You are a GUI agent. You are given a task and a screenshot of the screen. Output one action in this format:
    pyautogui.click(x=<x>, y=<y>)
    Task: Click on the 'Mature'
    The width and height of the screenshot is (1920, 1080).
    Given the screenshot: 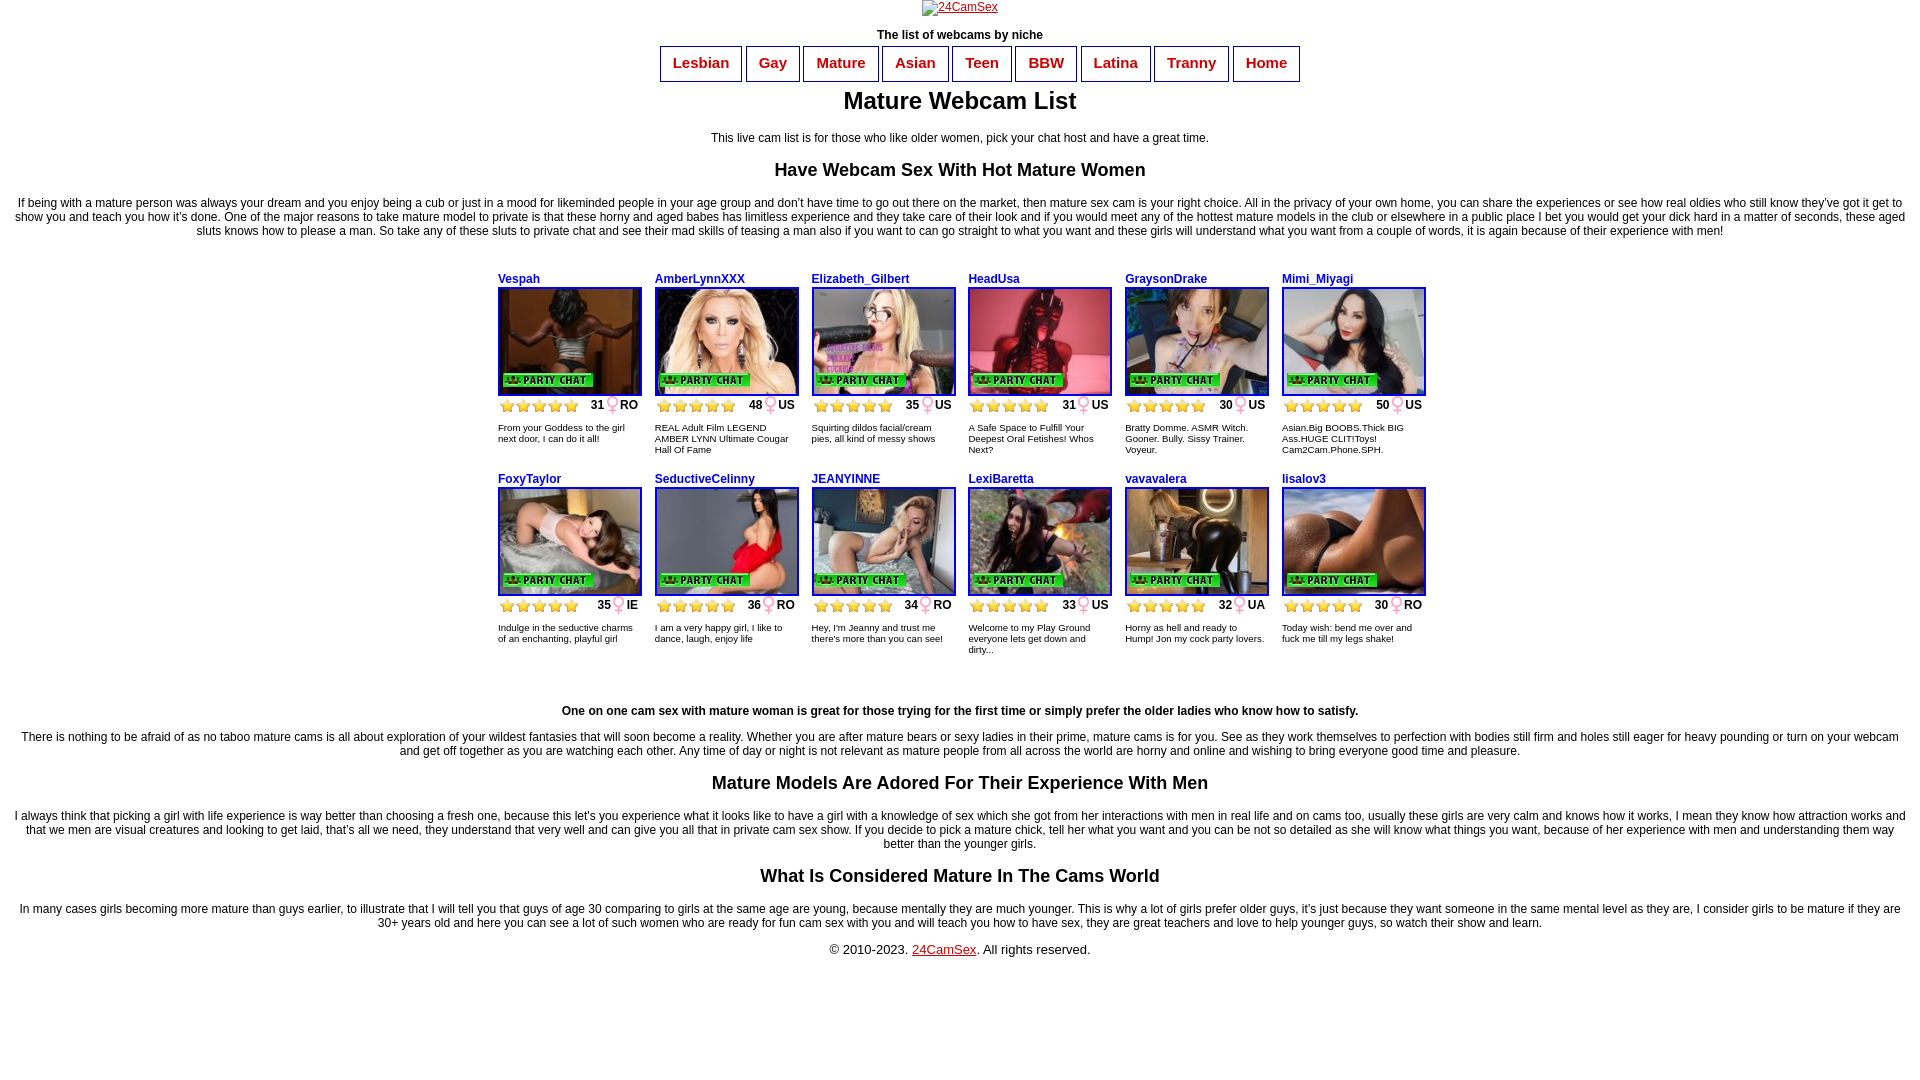 What is the action you would take?
    pyautogui.click(x=840, y=61)
    